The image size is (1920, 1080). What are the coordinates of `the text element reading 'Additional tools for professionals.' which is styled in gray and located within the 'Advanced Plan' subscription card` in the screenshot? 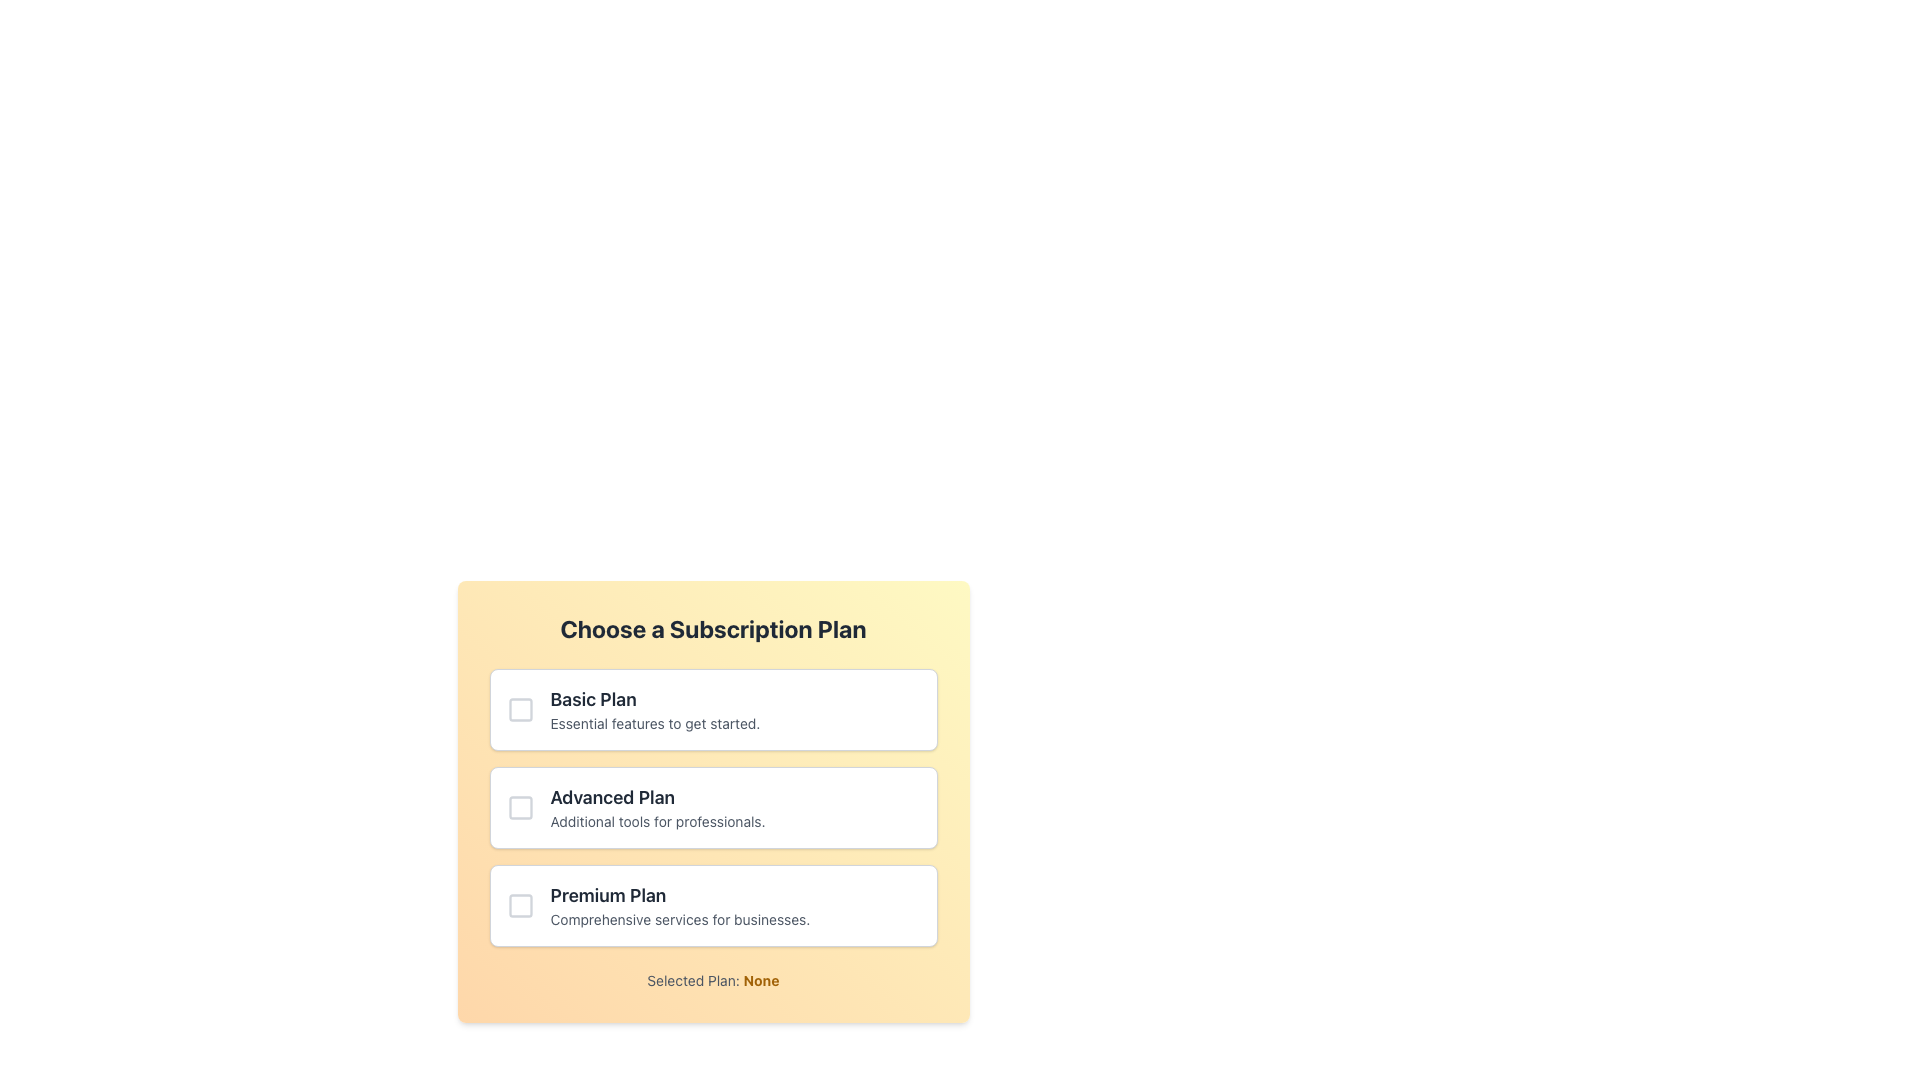 It's located at (734, 821).